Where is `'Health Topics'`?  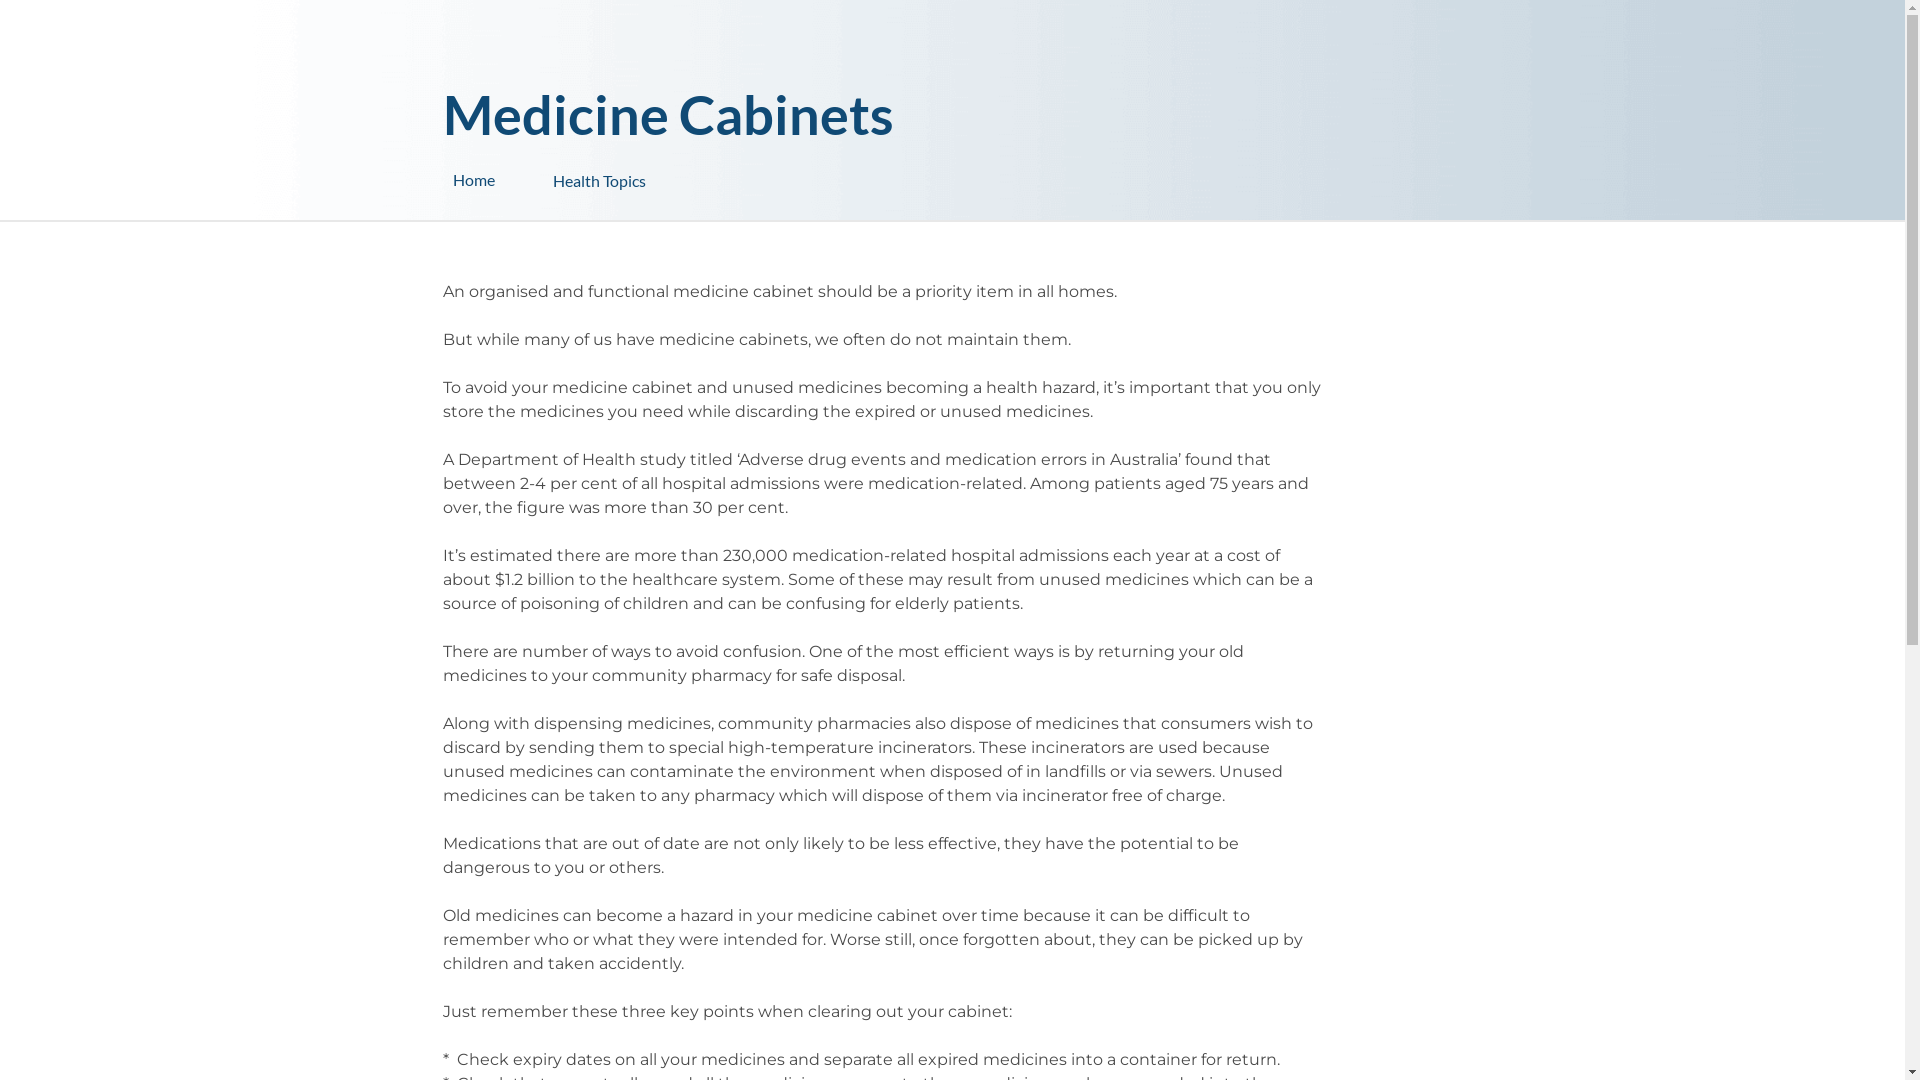 'Health Topics' is located at coordinates (652, 169).